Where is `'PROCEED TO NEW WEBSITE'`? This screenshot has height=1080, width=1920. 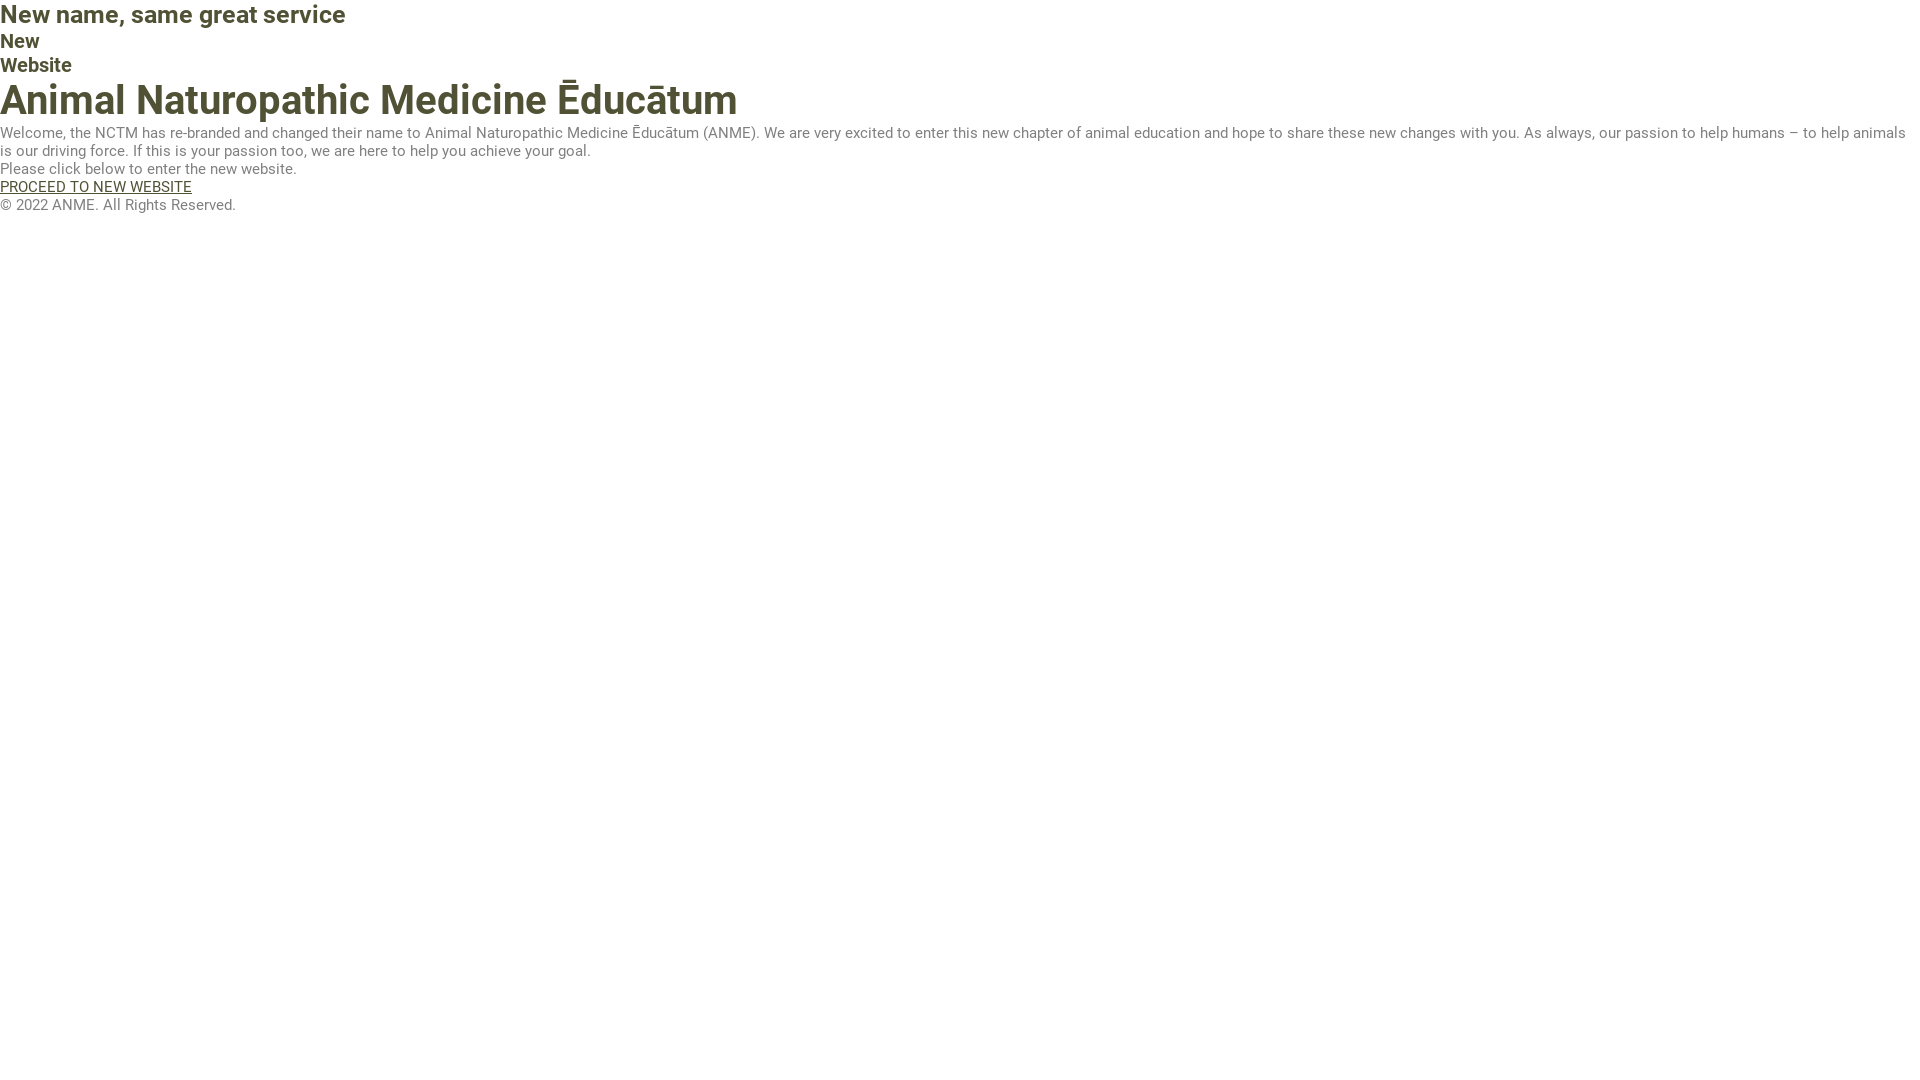
'PROCEED TO NEW WEBSITE' is located at coordinates (95, 186).